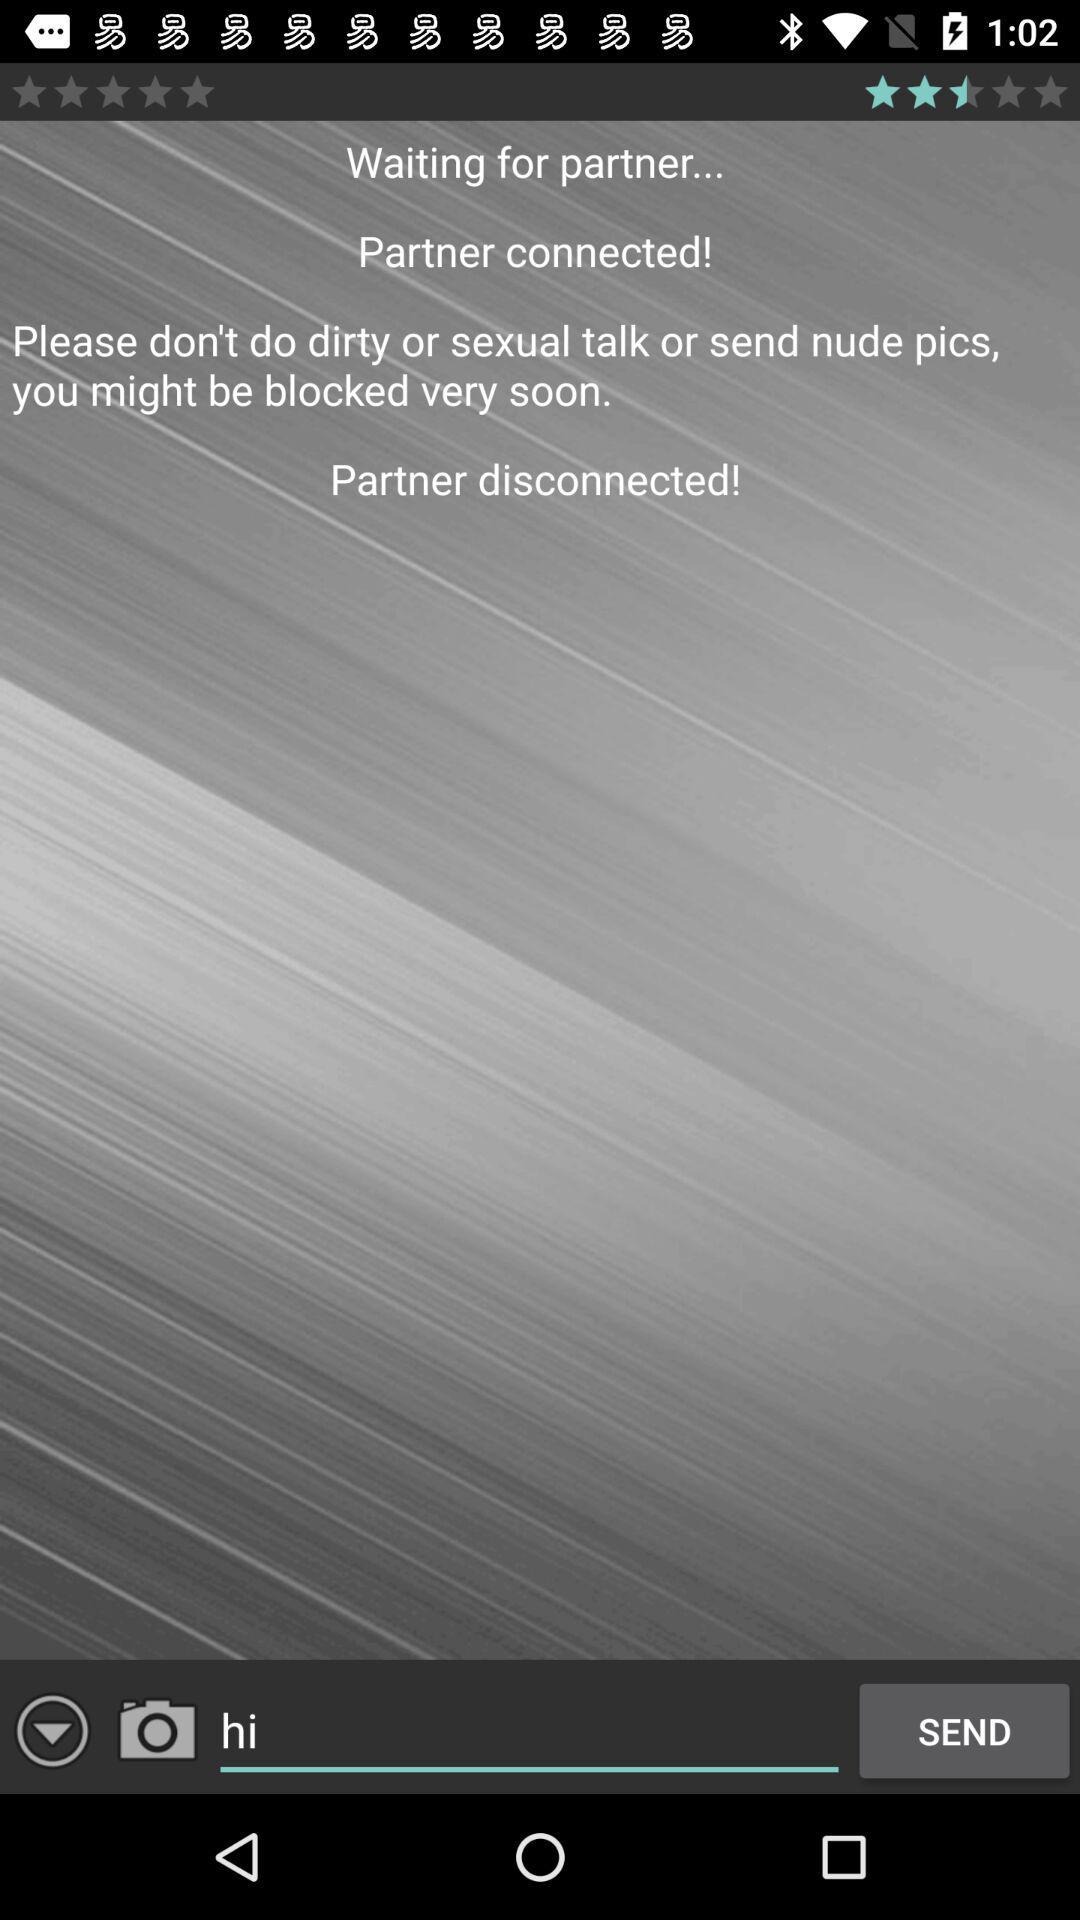 This screenshot has width=1080, height=1920. What do you see at coordinates (51, 1730) in the screenshot?
I see `down arrow to open more options` at bounding box center [51, 1730].